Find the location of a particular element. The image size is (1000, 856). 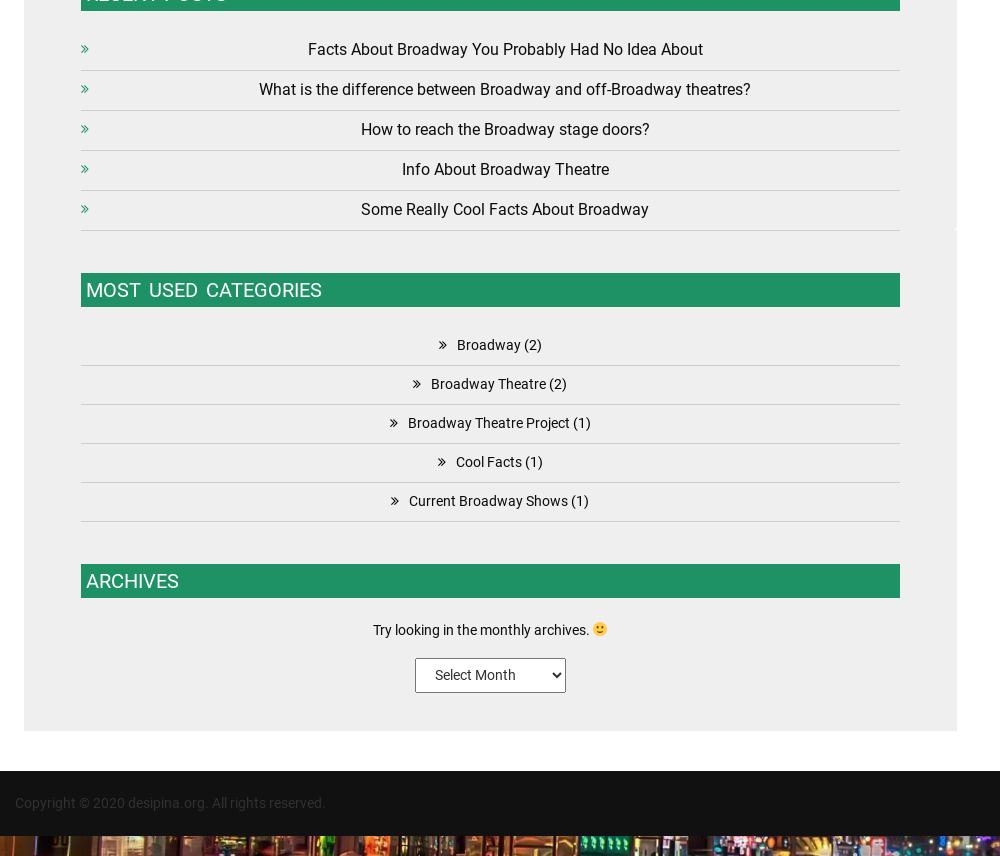

'What is the difference between Broadway and off-Broadway theatres?' is located at coordinates (259, 88).